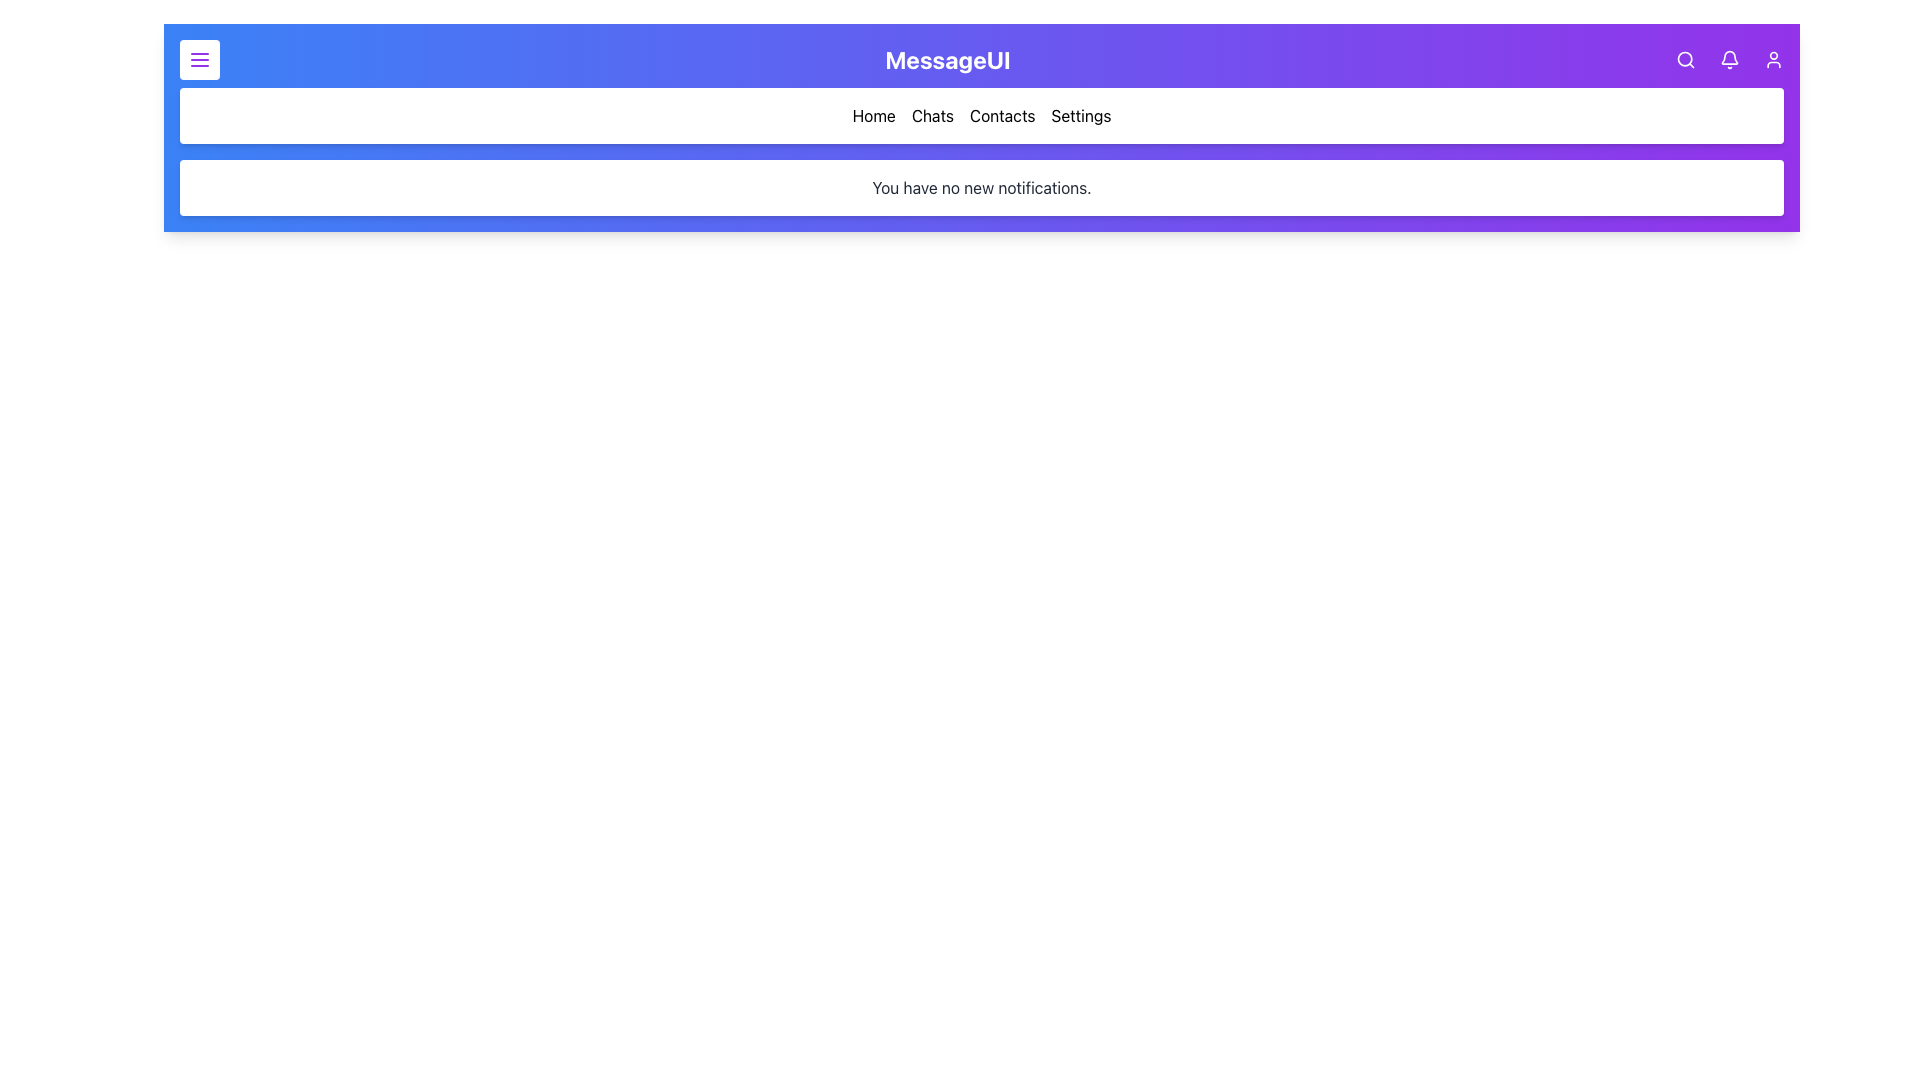 This screenshot has width=1920, height=1080. Describe the element at coordinates (1728, 59) in the screenshot. I see `the notification bell icon located at the far right section of the header bar` at that location.